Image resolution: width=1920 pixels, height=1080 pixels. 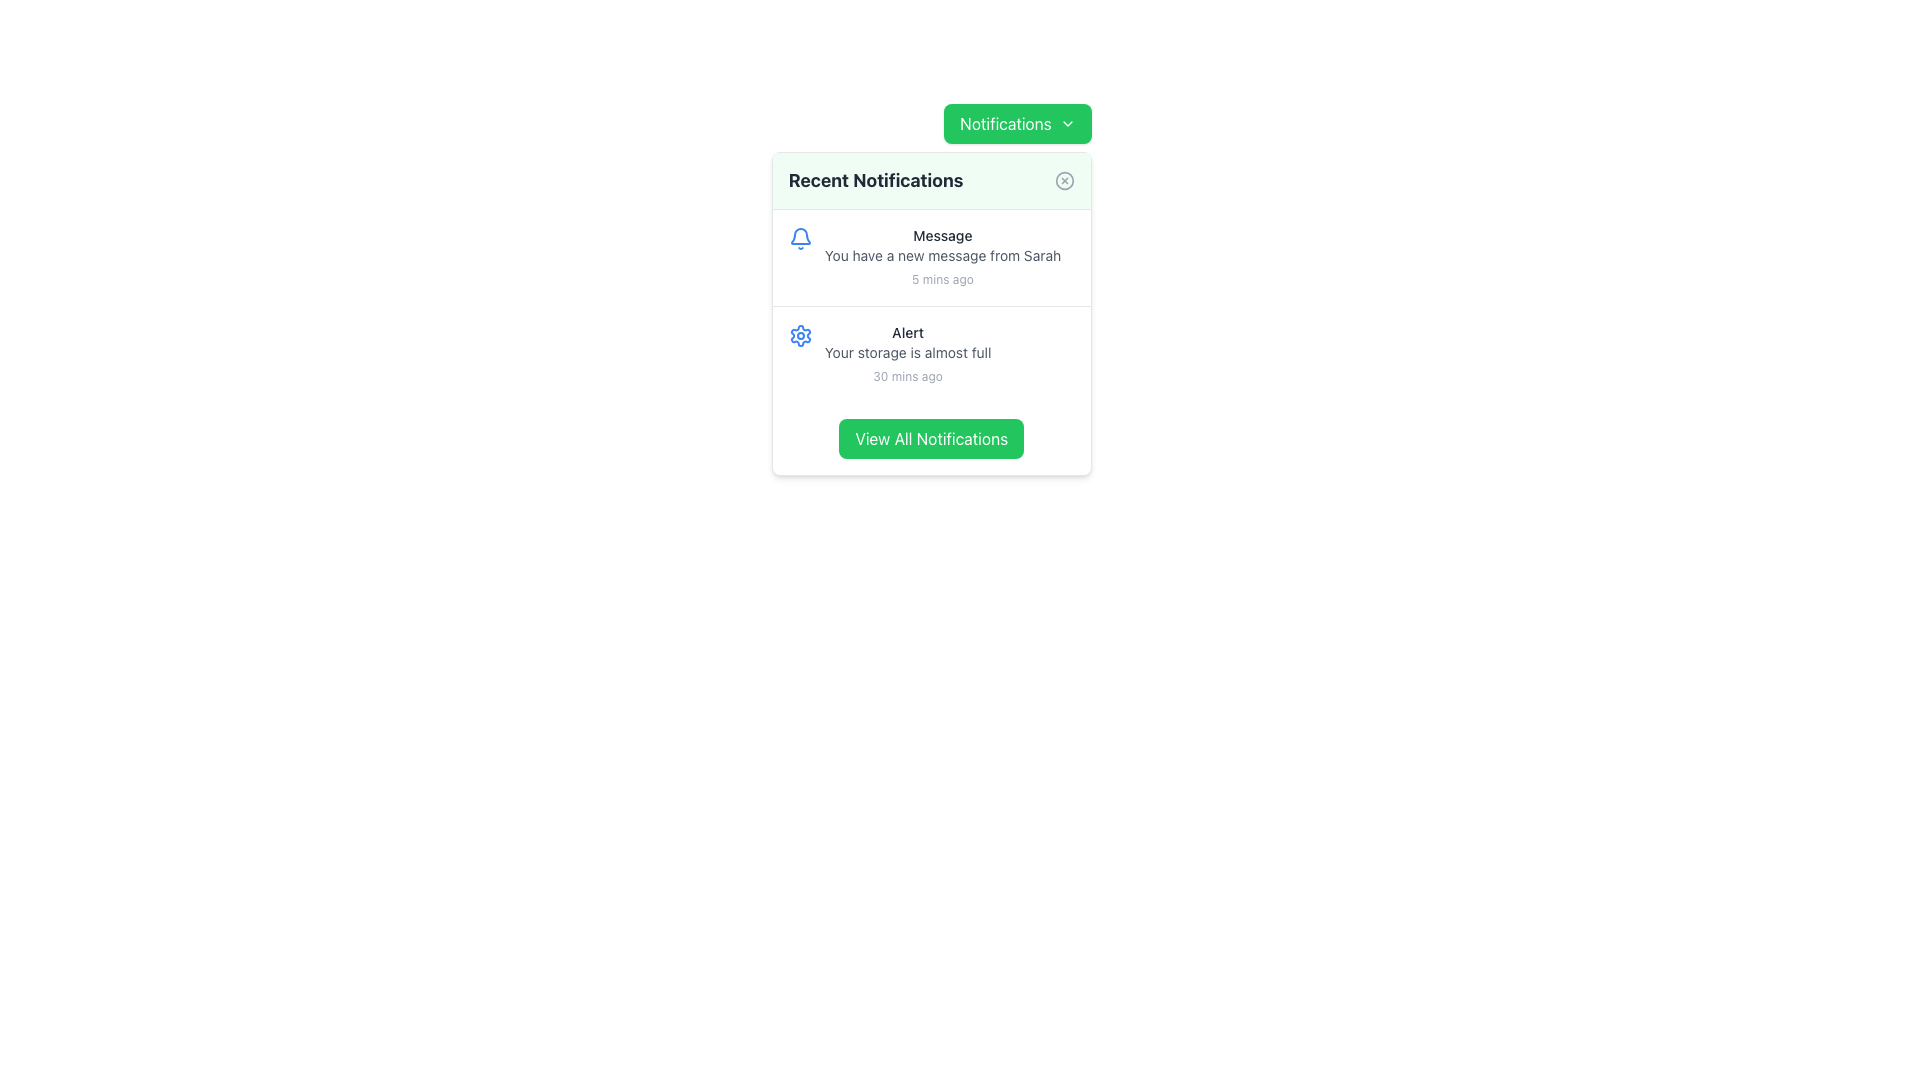 I want to click on the green button labeled 'View All Notifications' to change its appearance, so click(x=930, y=438).